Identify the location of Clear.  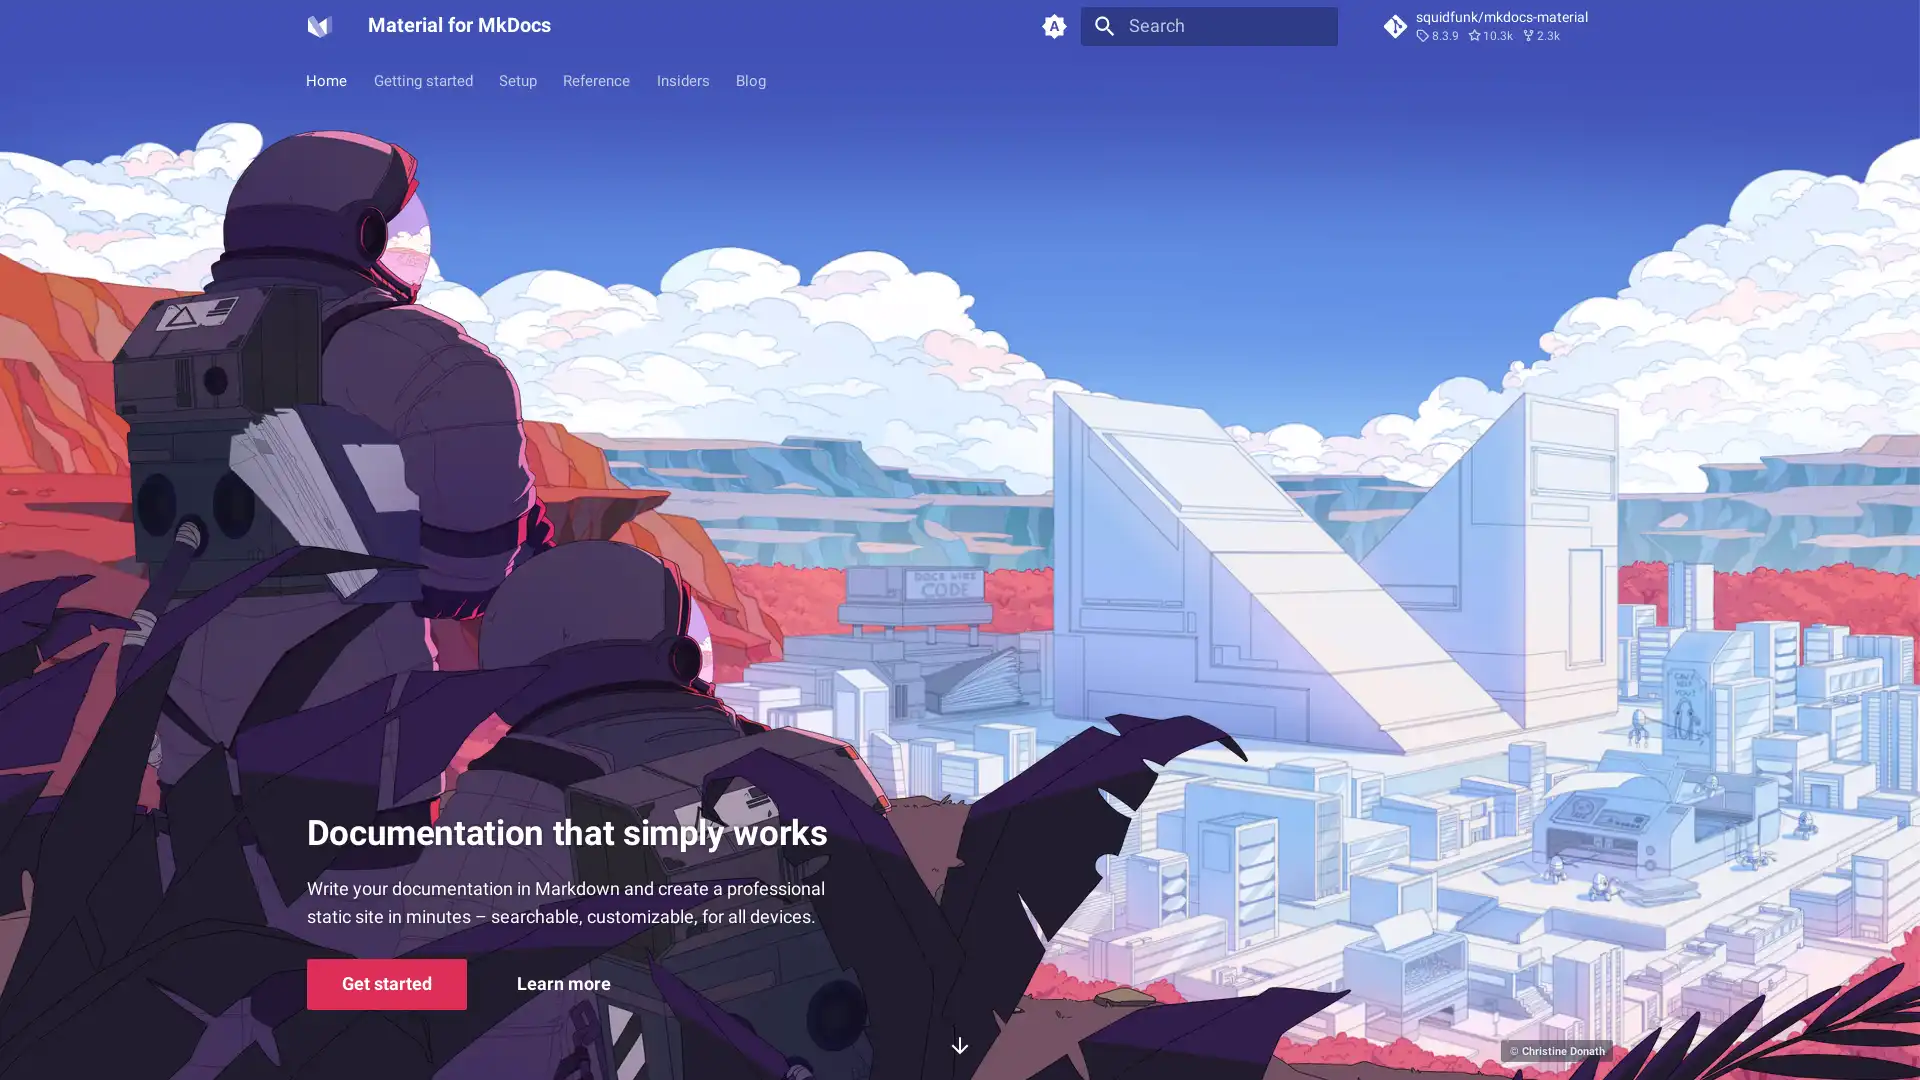
(1314, 26).